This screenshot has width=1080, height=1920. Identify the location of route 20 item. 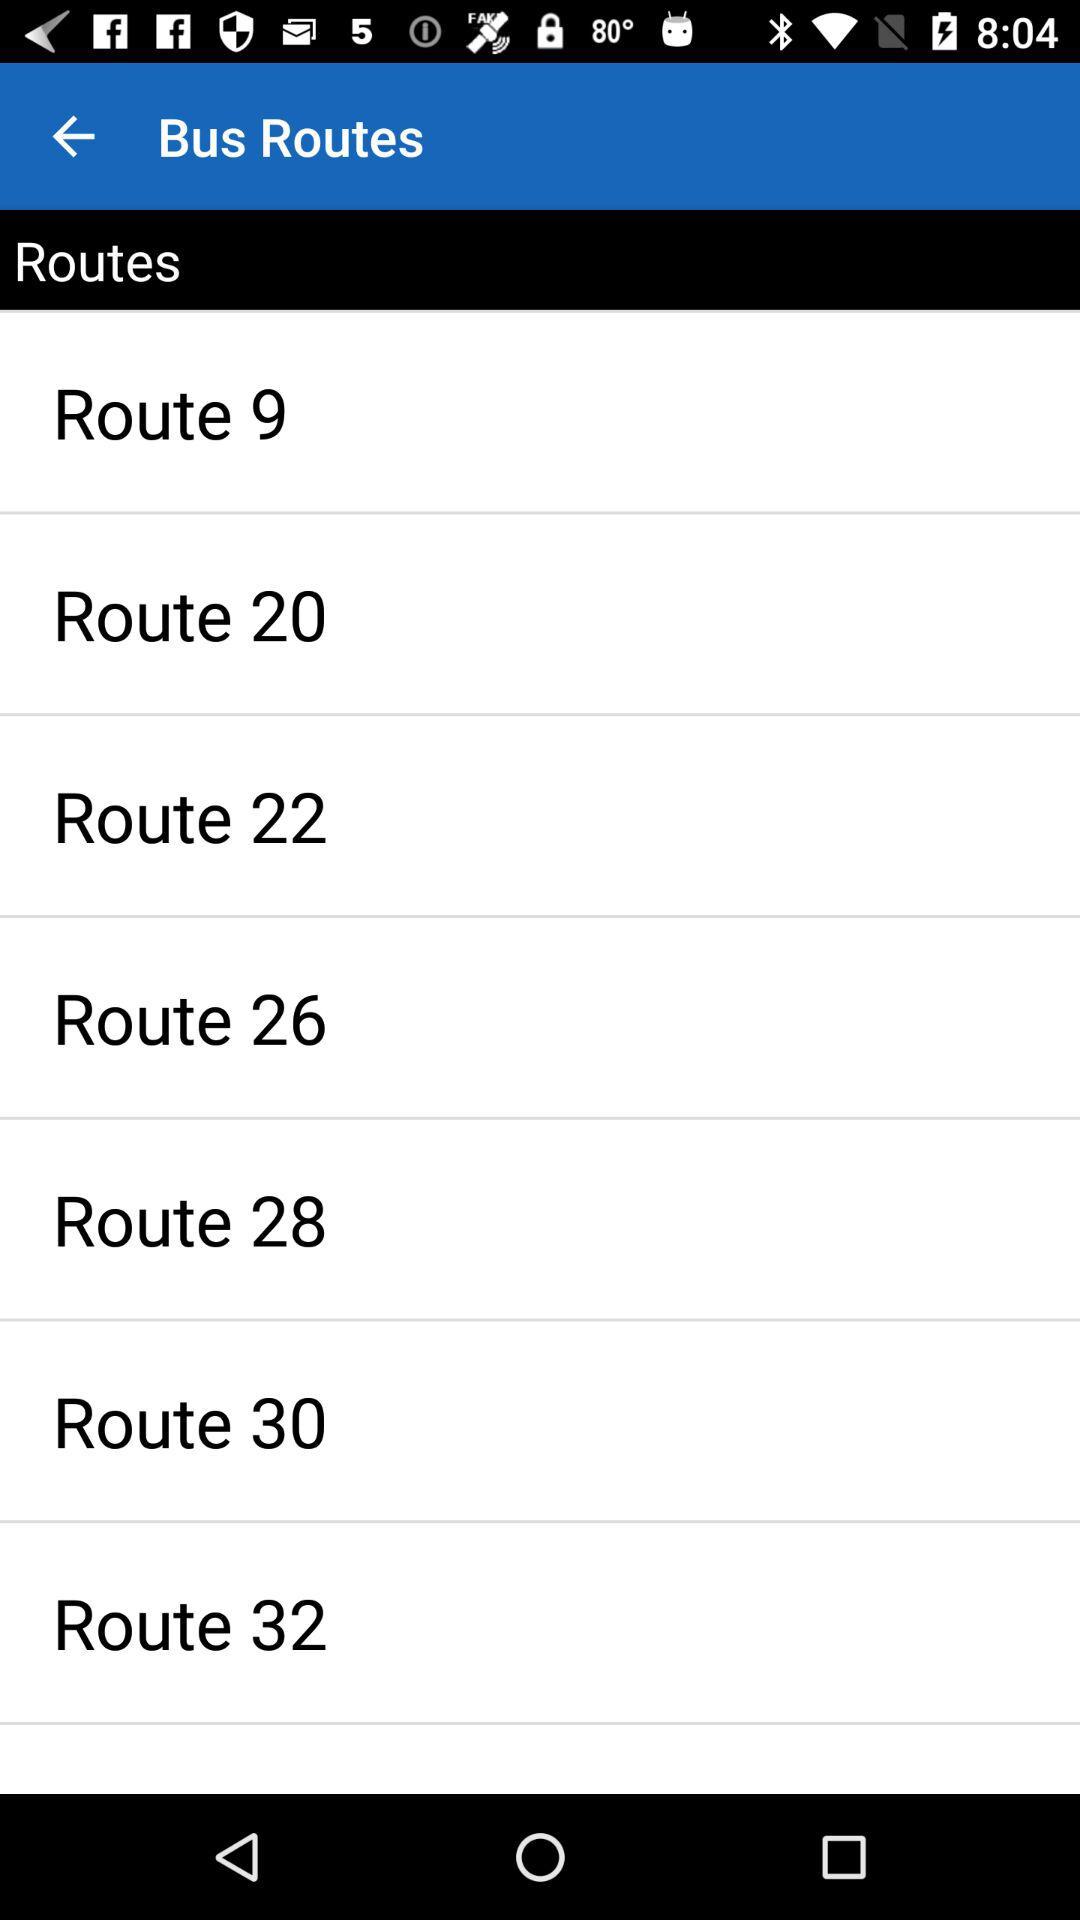
(540, 612).